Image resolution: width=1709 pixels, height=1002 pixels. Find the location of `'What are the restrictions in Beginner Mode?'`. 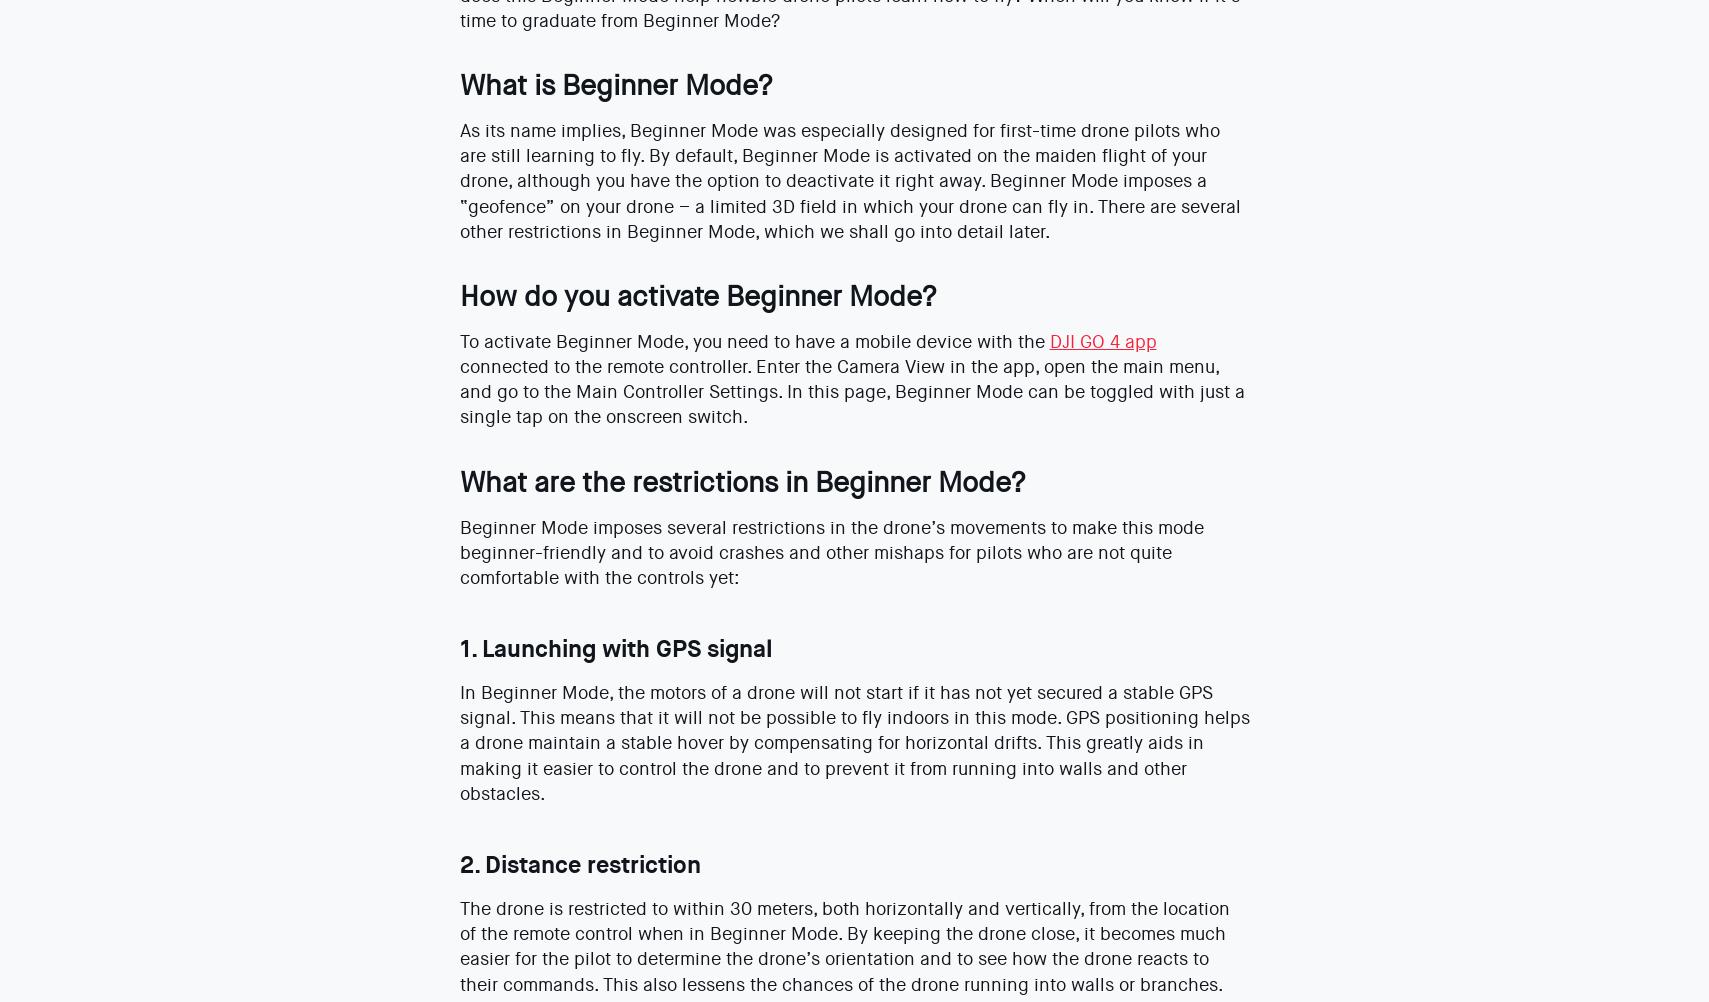

'What are the restrictions in Beginner Mode?' is located at coordinates (740, 480).